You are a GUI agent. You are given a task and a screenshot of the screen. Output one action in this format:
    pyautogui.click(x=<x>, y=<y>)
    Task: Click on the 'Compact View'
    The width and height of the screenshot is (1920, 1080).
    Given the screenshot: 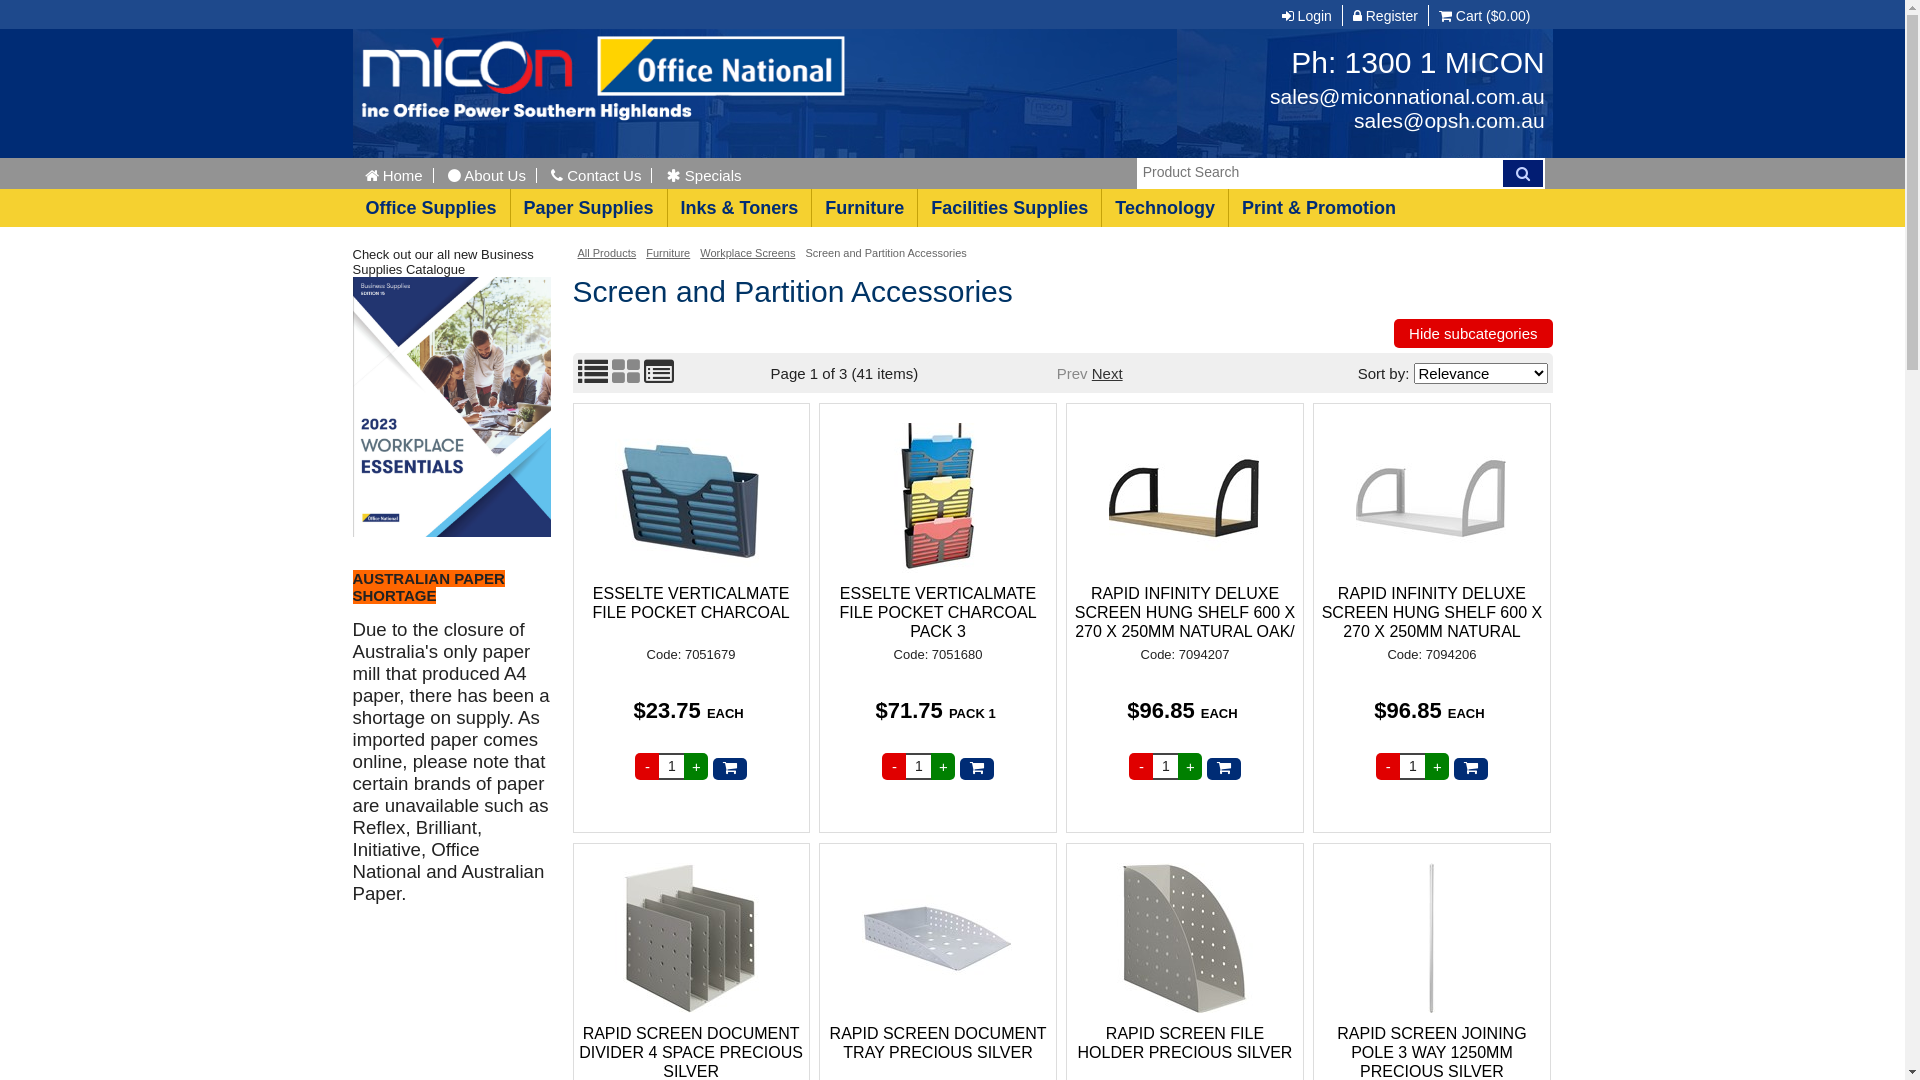 What is the action you would take?
    pyautogui.click(x=658, y=377)
    